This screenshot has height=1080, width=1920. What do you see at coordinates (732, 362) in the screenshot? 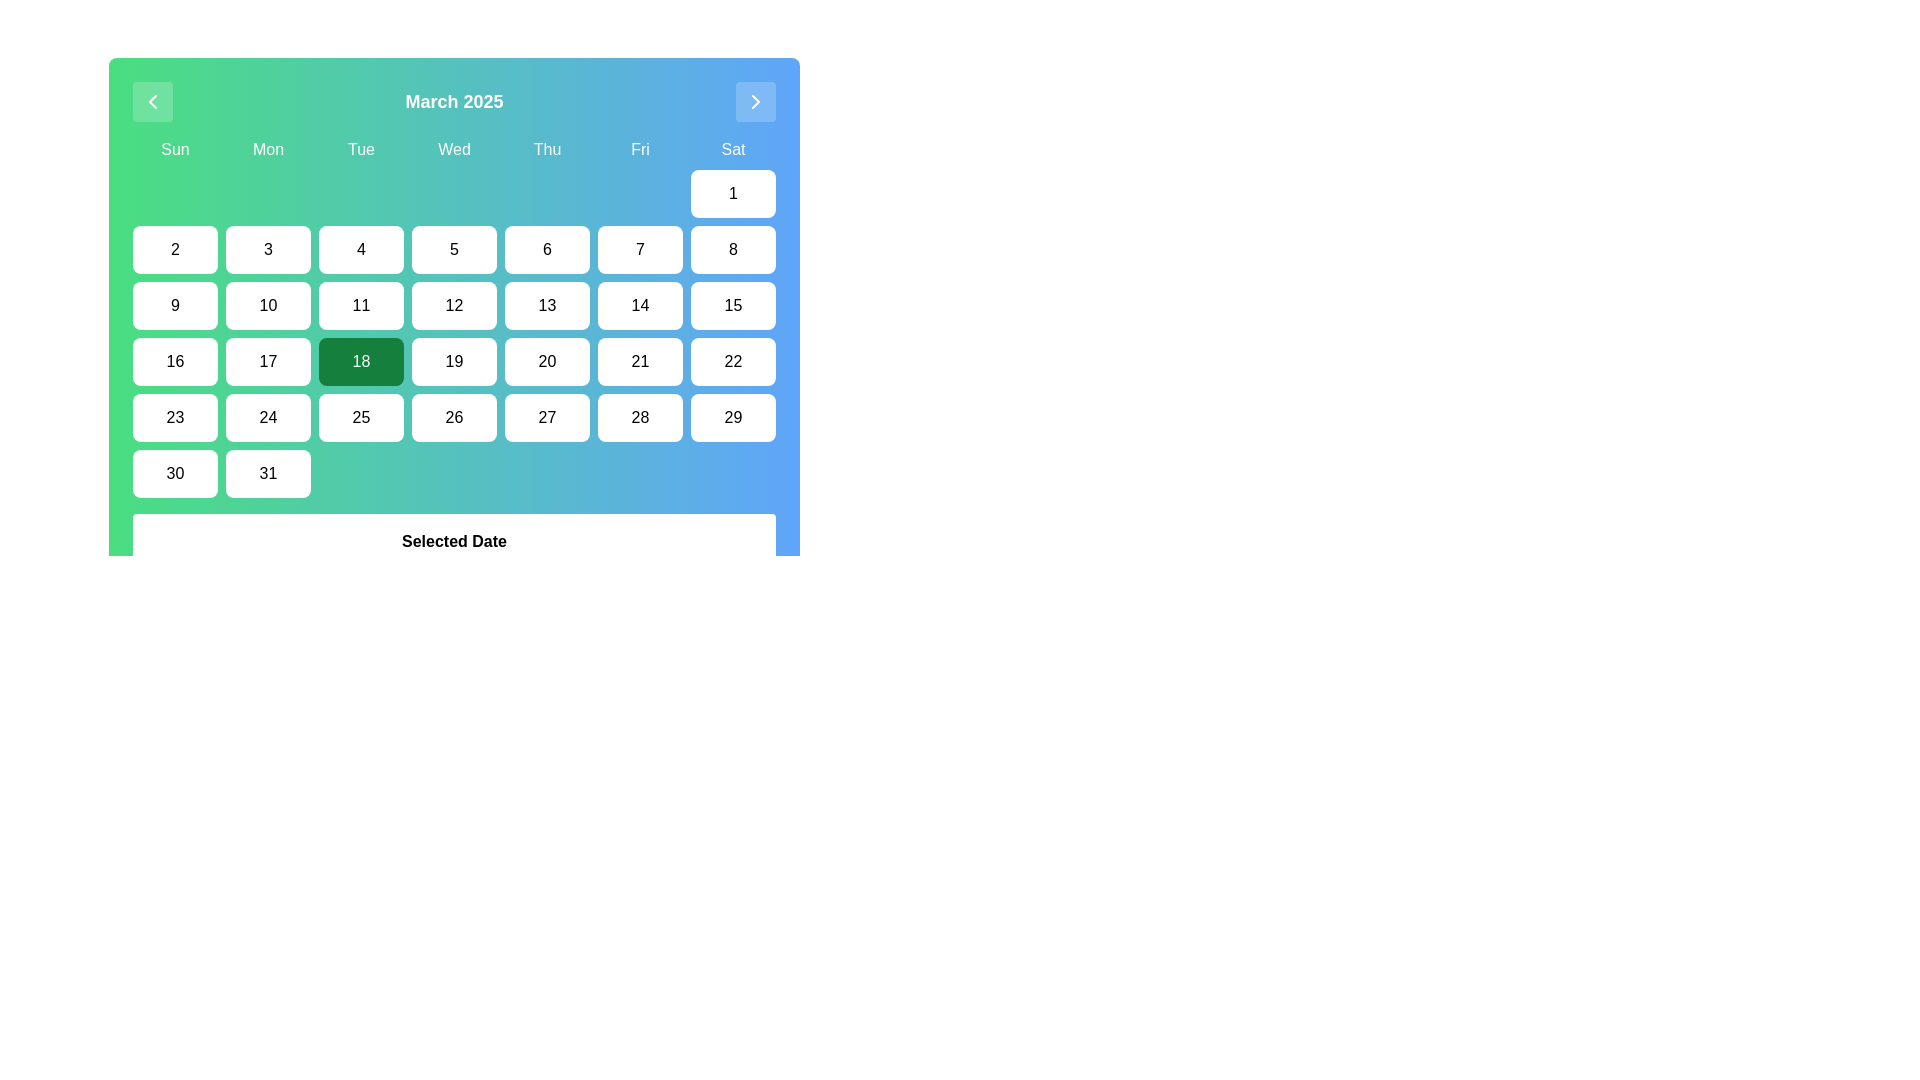
I see `the button labeled '22' in the calendar interface` at bounding box center [732, 362].